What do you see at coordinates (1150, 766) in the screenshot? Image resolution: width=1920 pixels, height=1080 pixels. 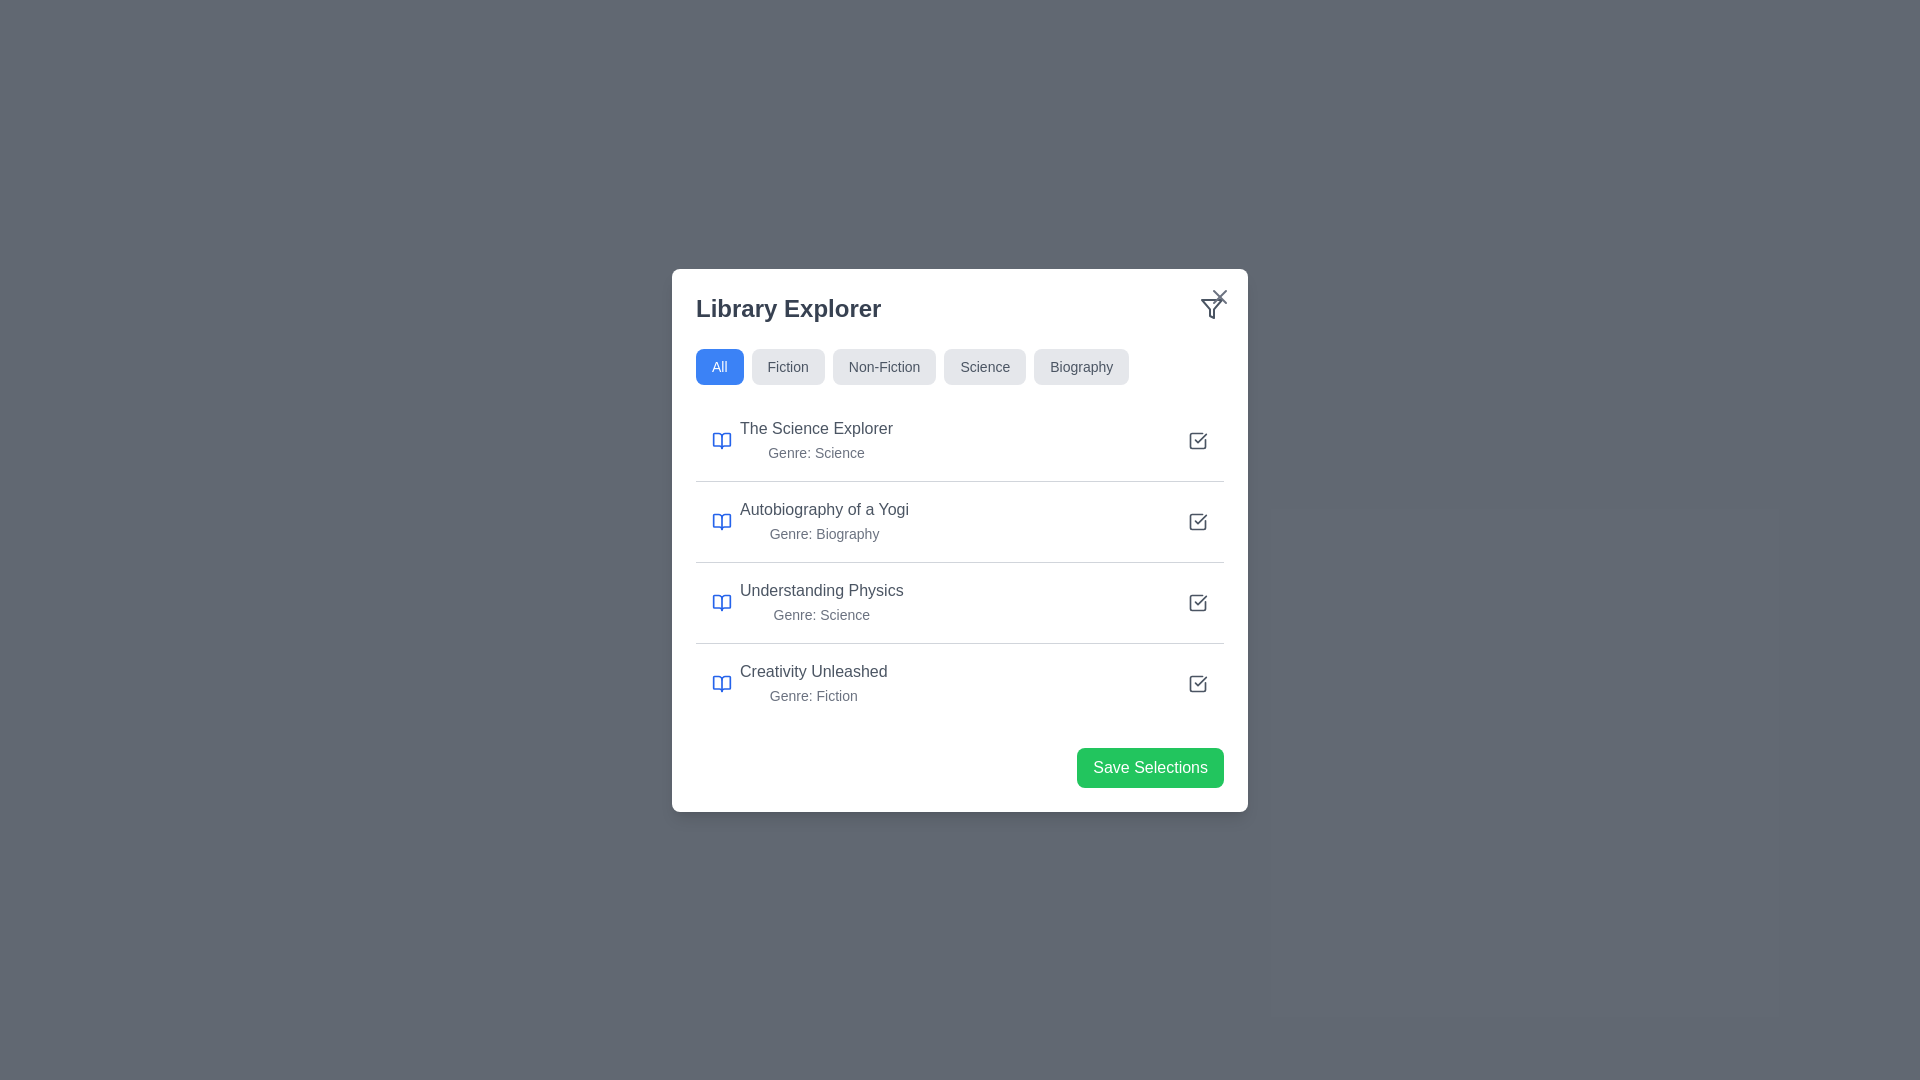 I see `the save button located at the bottom-right corner of the 'Library Explorer' card` at bounding box center [1150, 766].